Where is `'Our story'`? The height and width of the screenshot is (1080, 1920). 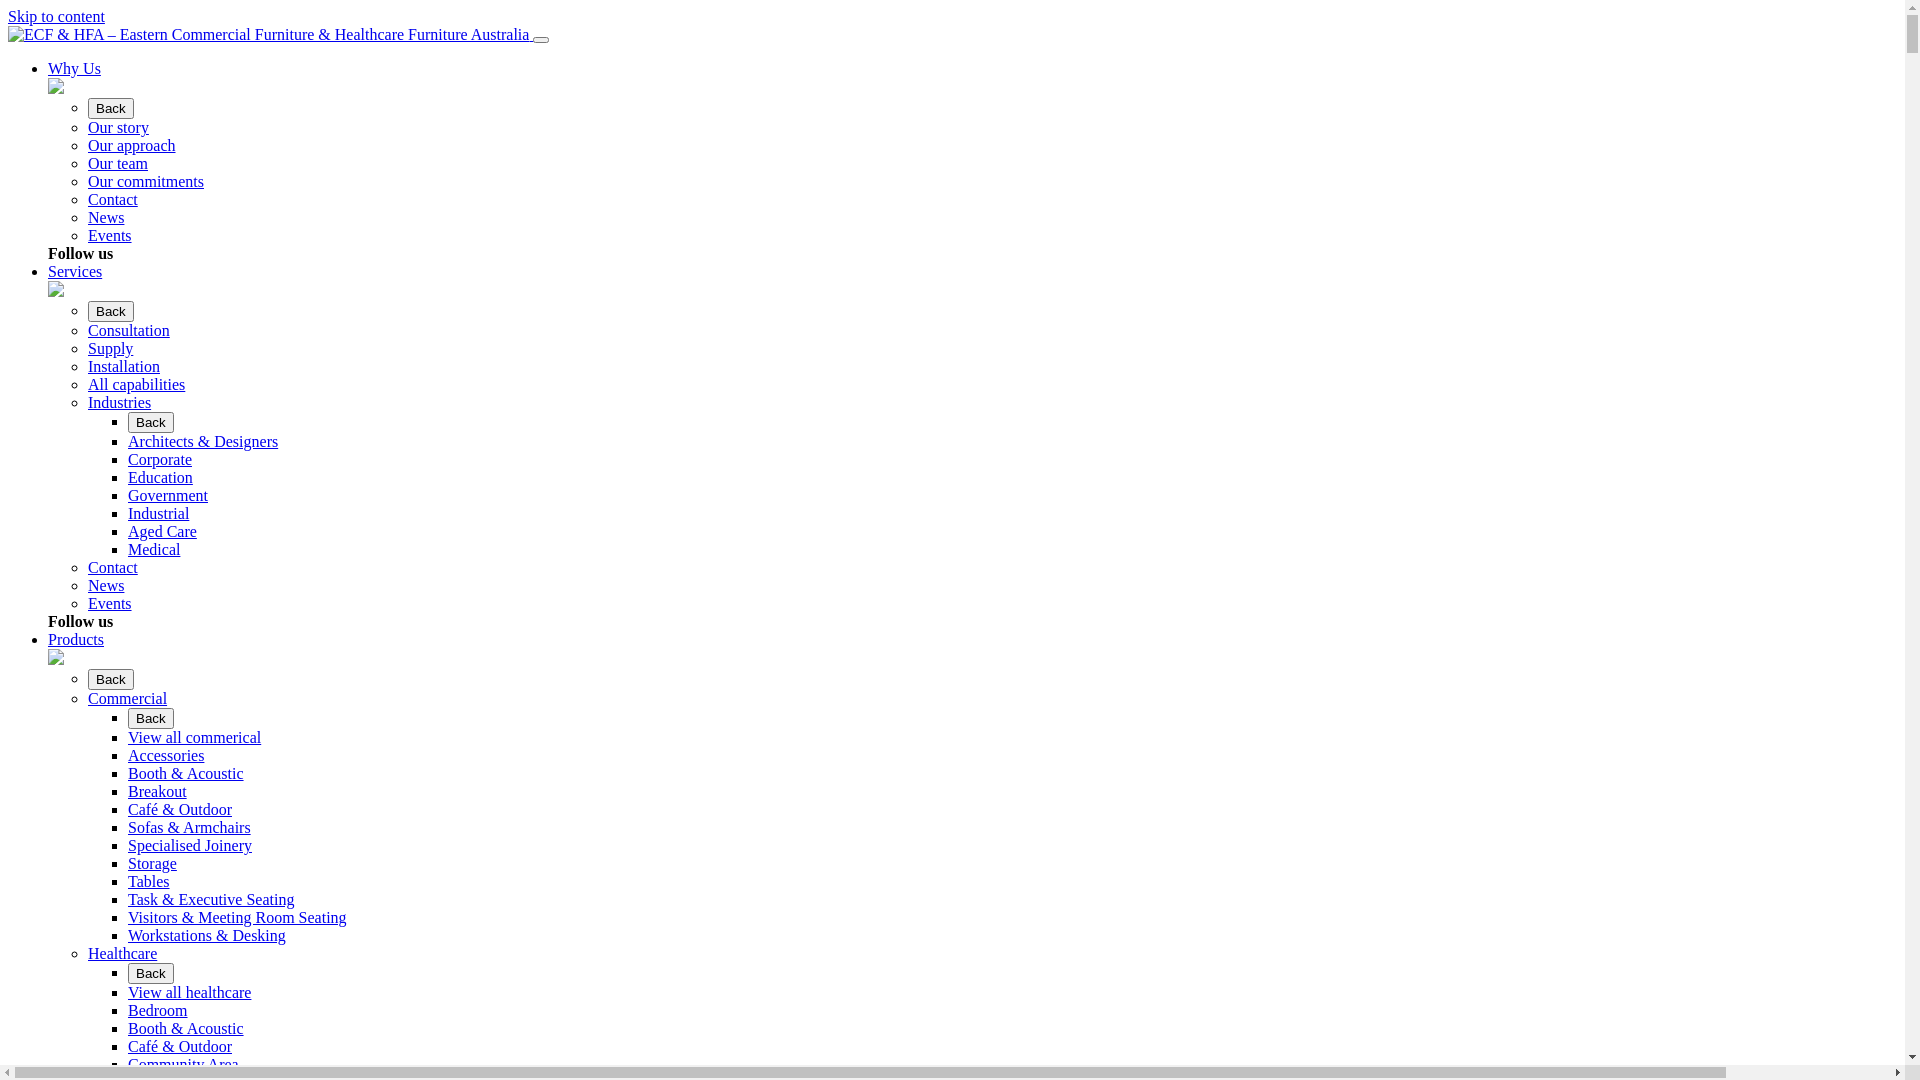
'Our story' is located at coordinates (117, 127).